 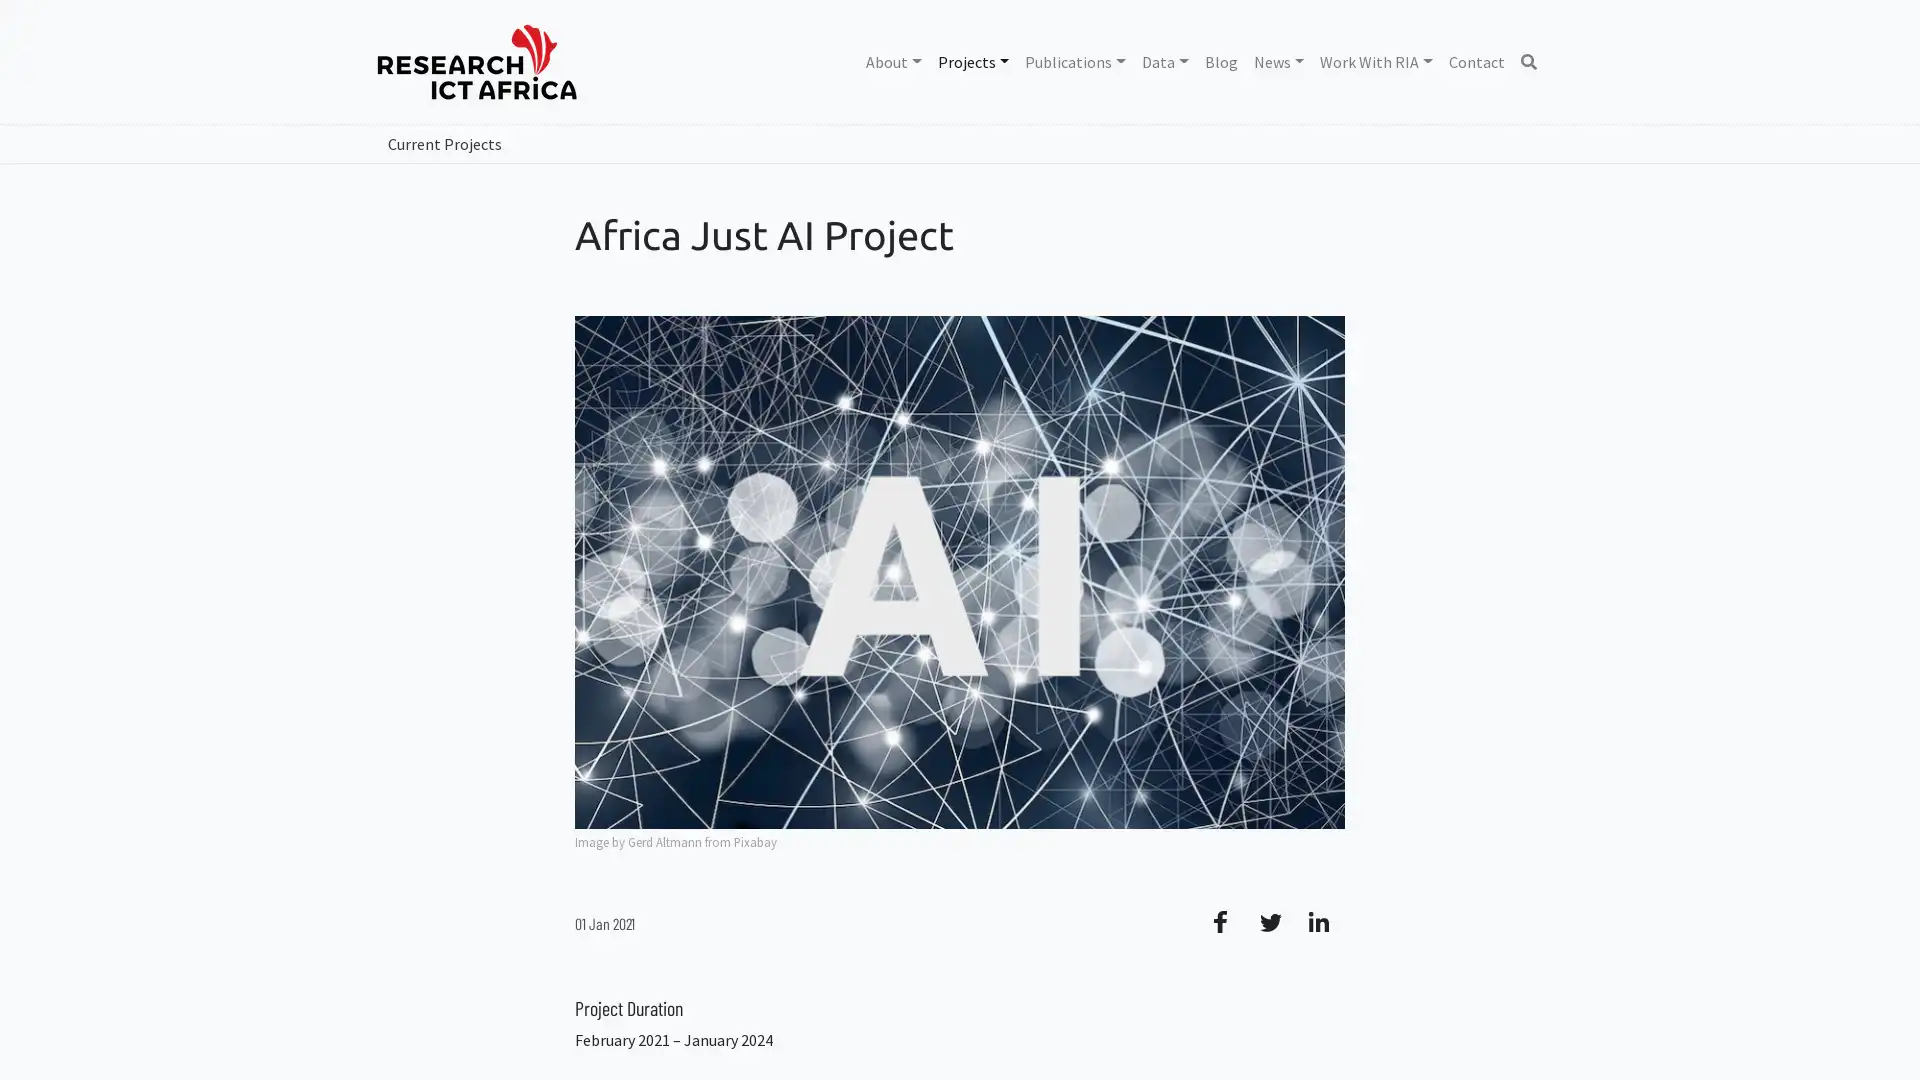 I want to click on Share to Twitter, so click(x=1275, y=921).